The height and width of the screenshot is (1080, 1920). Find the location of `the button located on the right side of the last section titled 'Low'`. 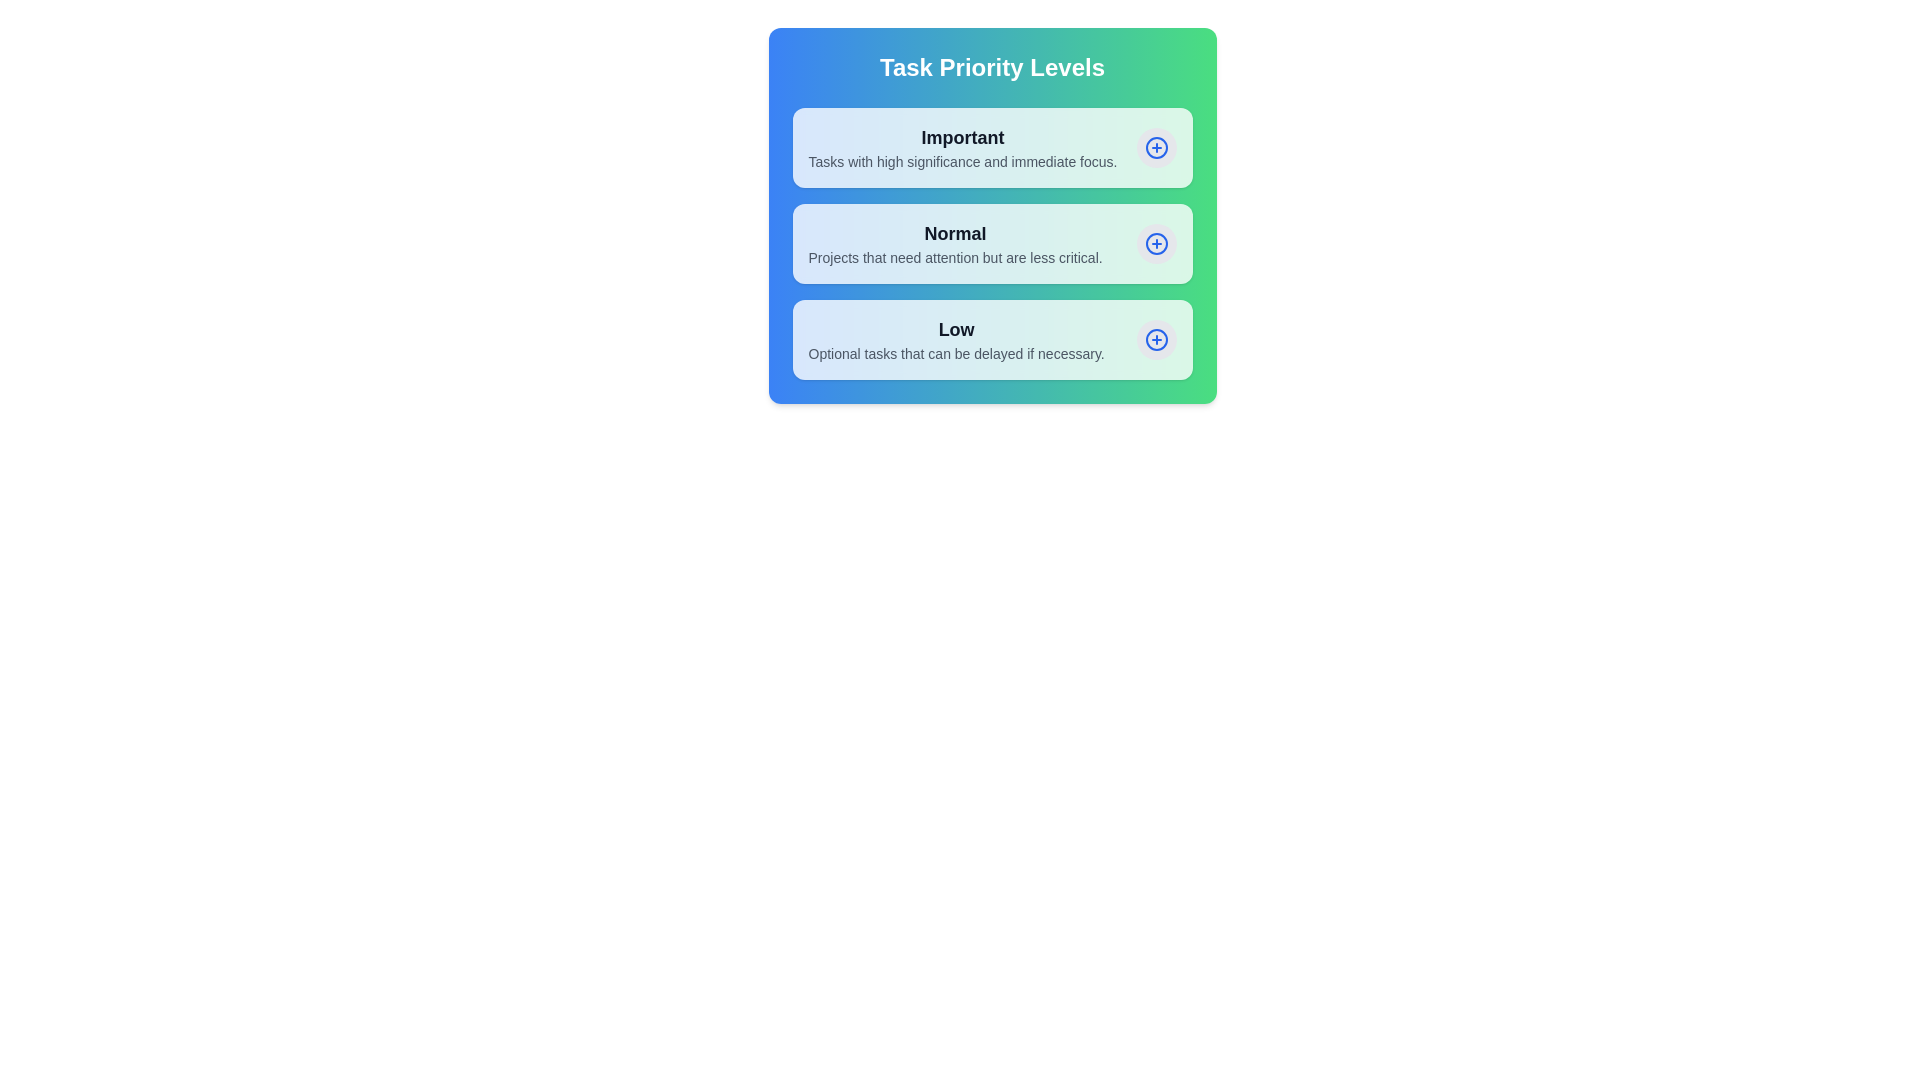

the button located on the right side of the last section titled 'Low' is located at coordinates (1156, 338).